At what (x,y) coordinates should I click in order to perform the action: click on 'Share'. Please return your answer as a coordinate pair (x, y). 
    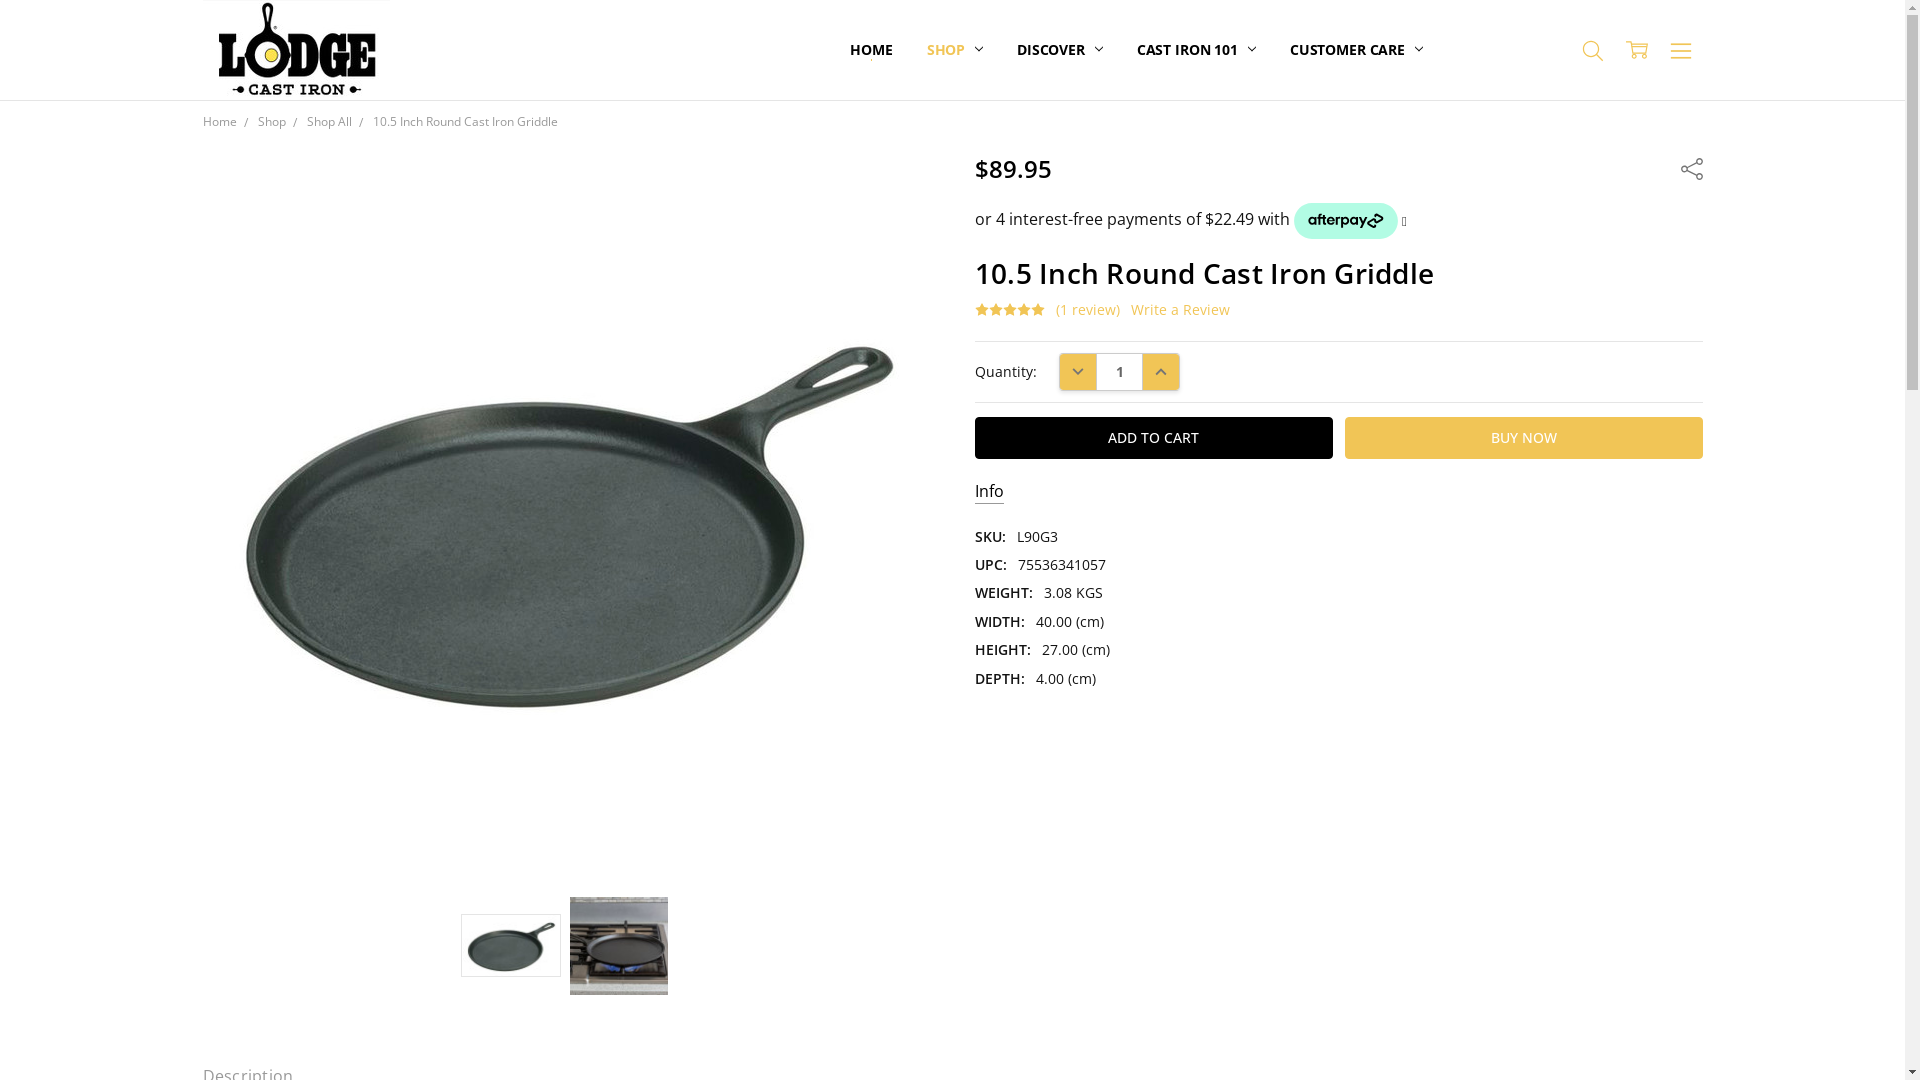
    Looking at the image, I should click on (1689, 166).